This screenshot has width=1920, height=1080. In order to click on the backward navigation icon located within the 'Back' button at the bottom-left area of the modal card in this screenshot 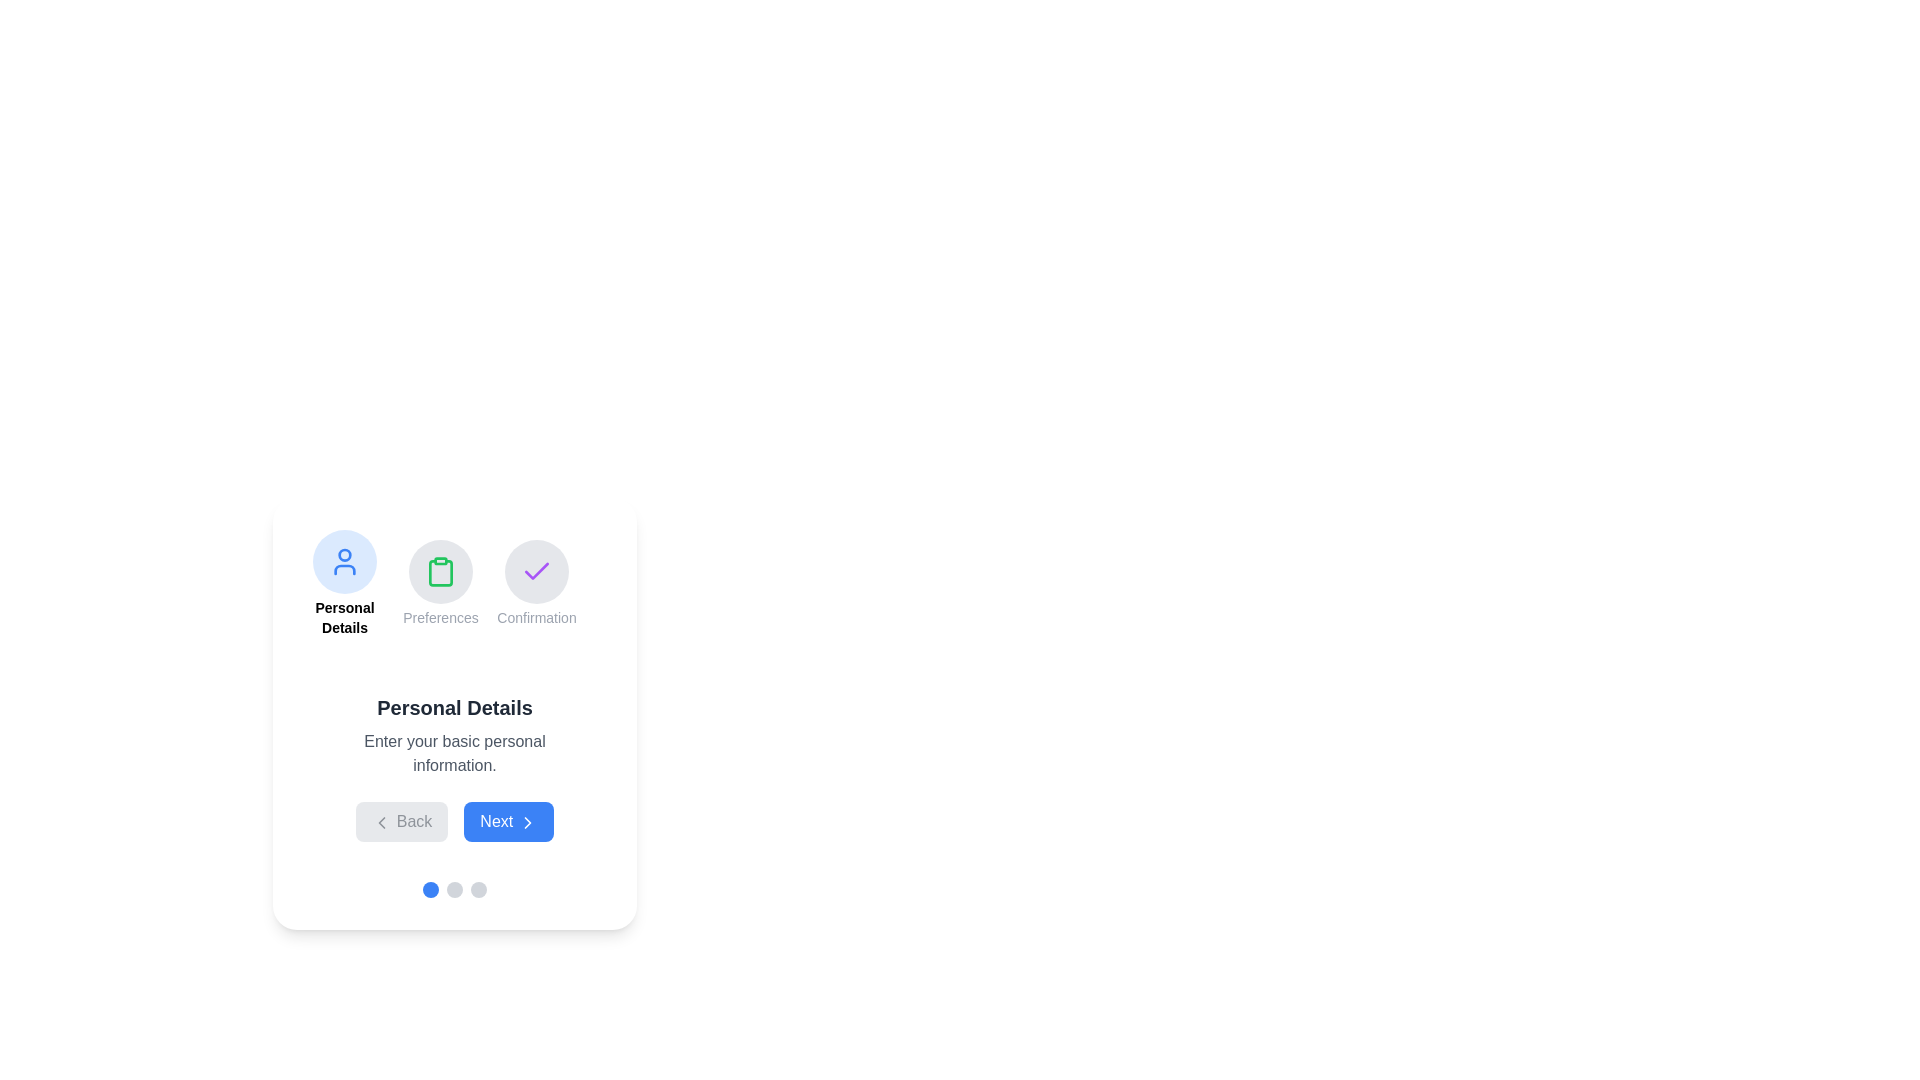, I will do `click(382, 822)`.